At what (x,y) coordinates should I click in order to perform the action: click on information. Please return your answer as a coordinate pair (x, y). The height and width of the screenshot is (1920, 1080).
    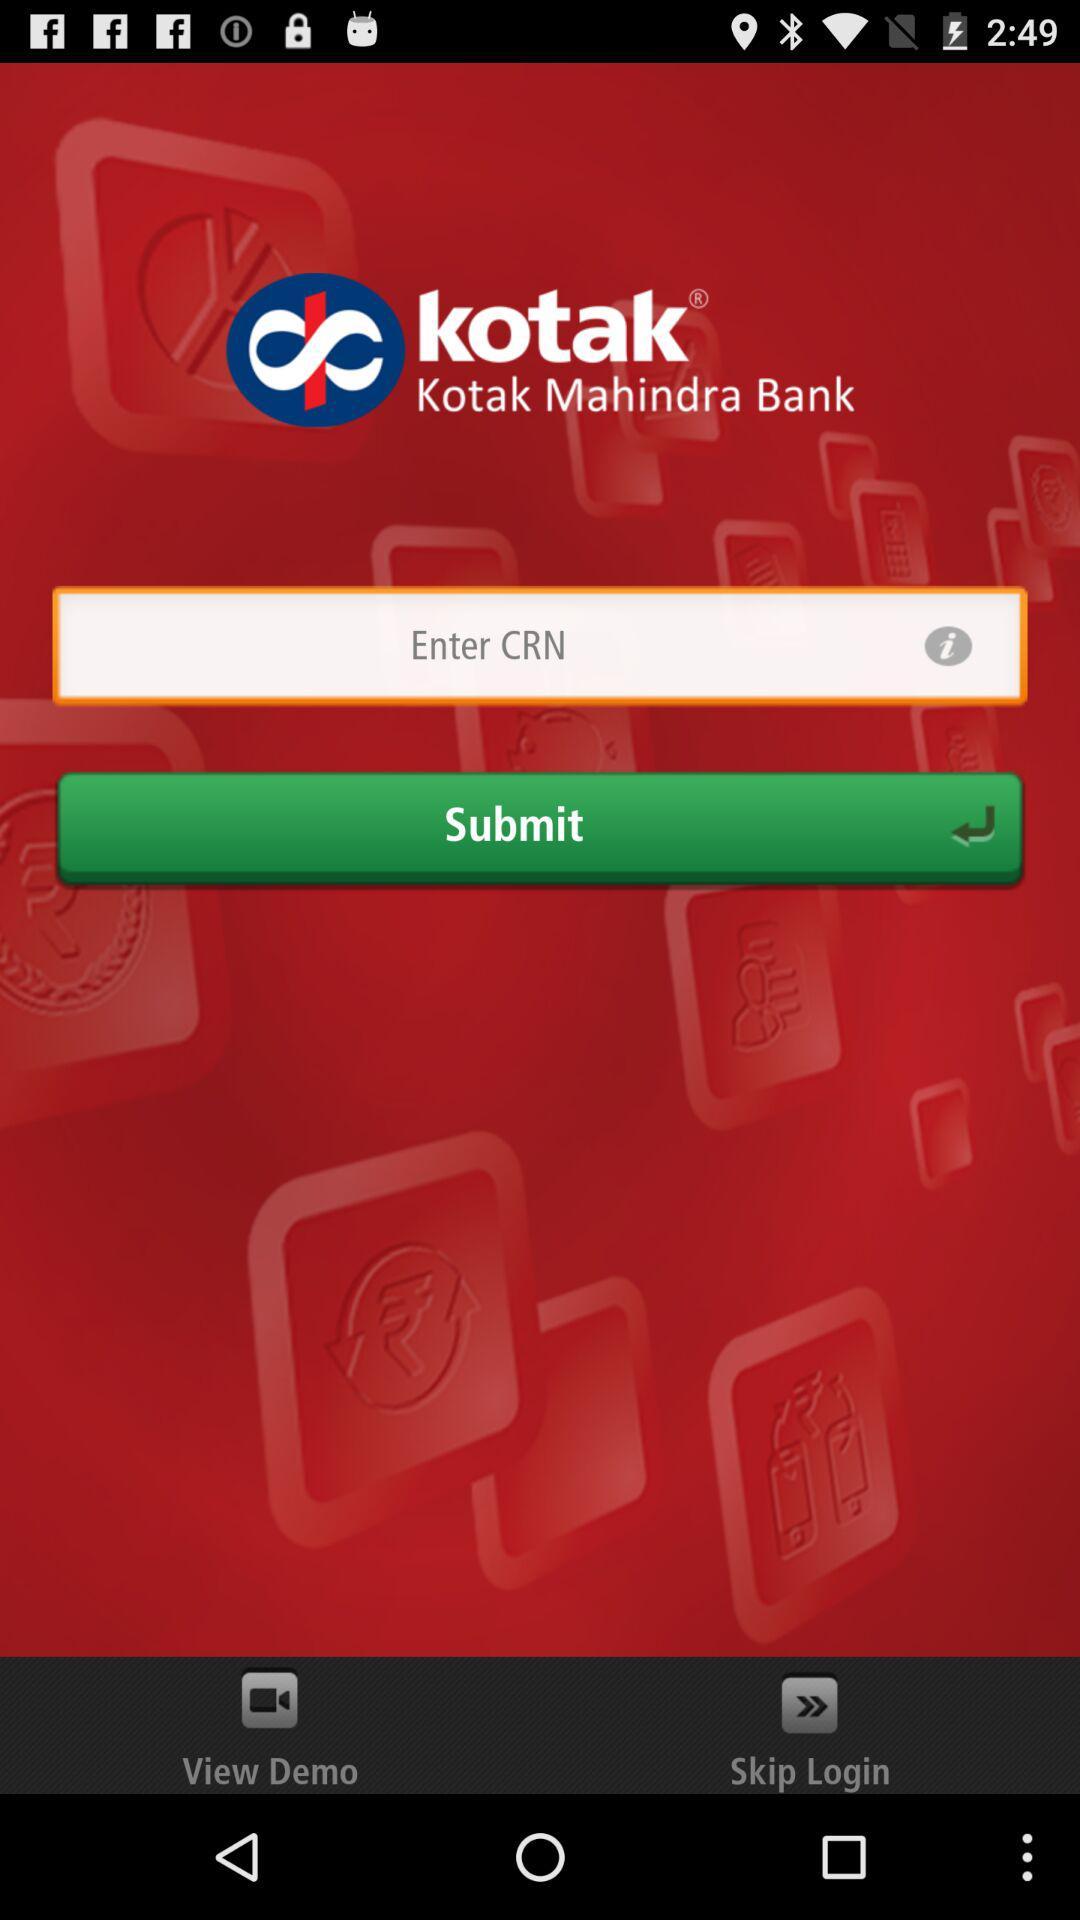
    Looking at the image, I should click on (947, 646).